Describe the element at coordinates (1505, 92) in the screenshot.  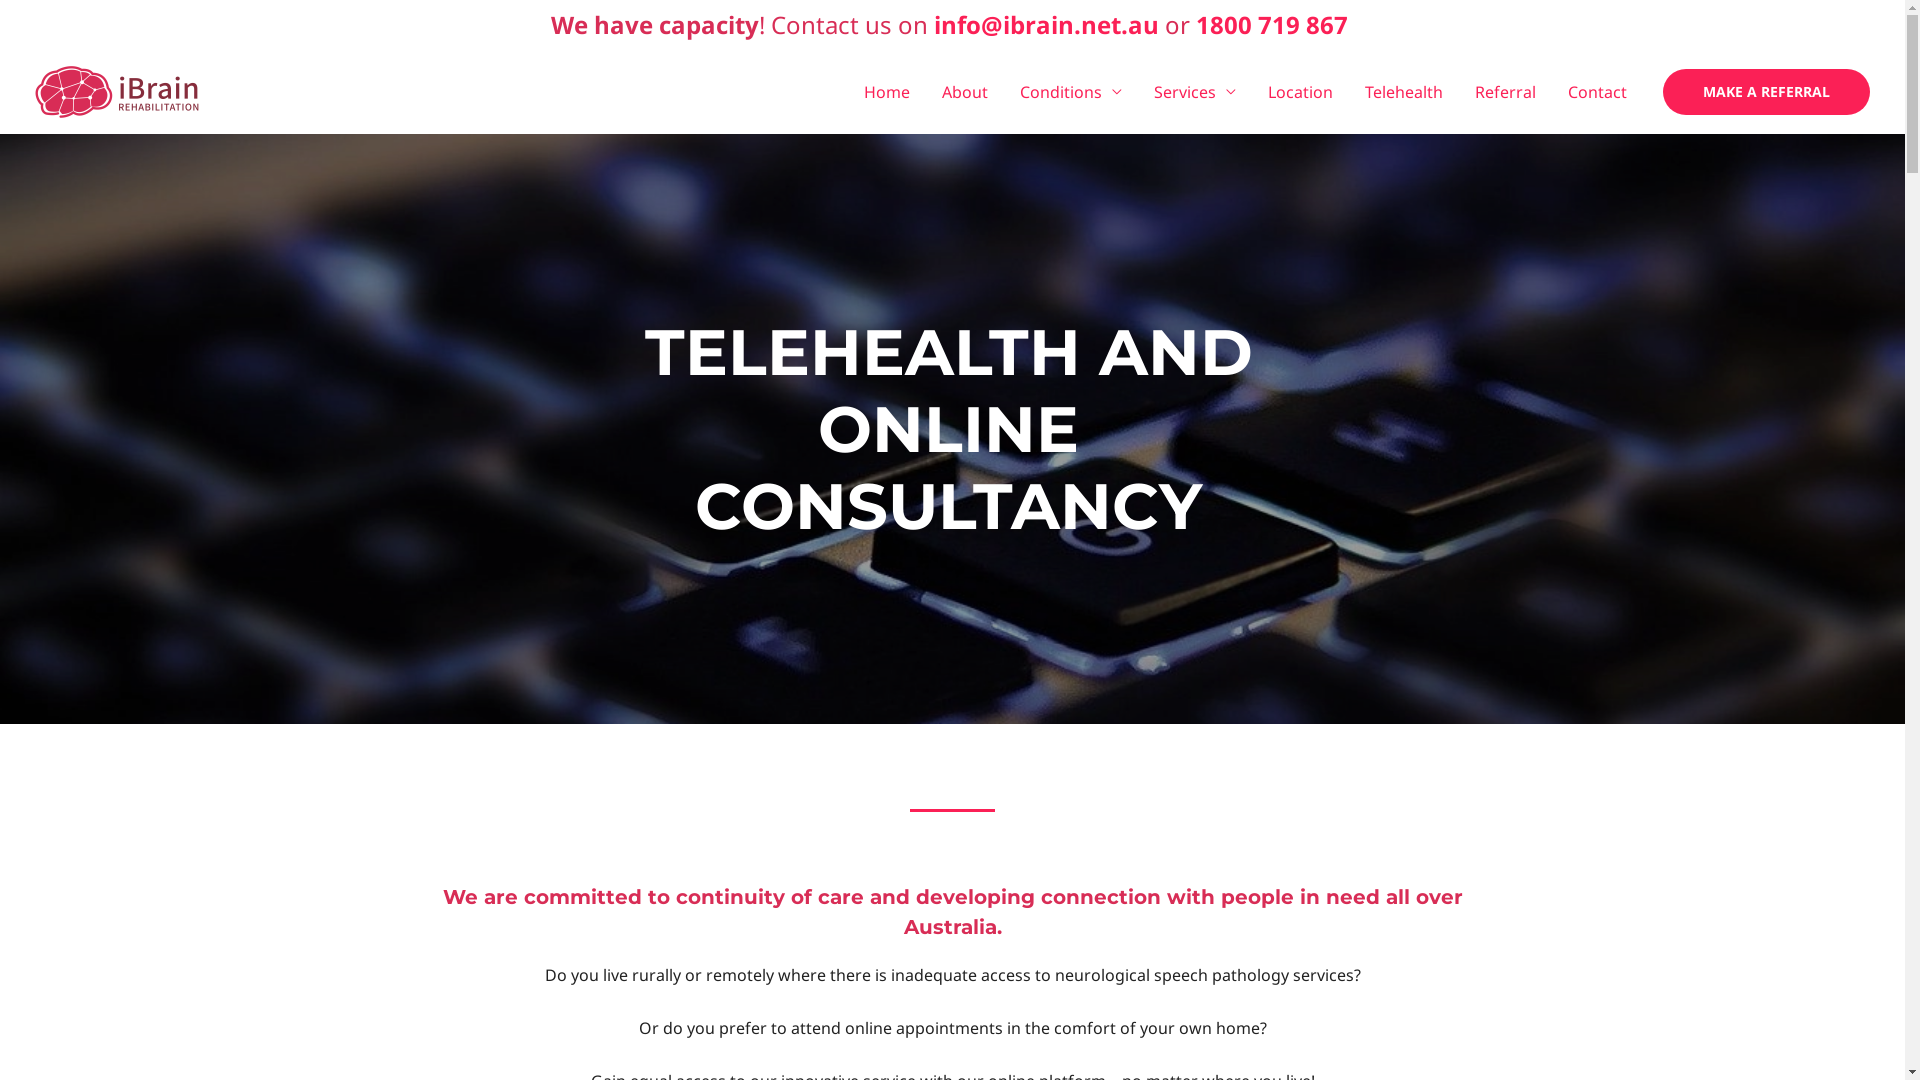
I see `'Referral'` at that location.